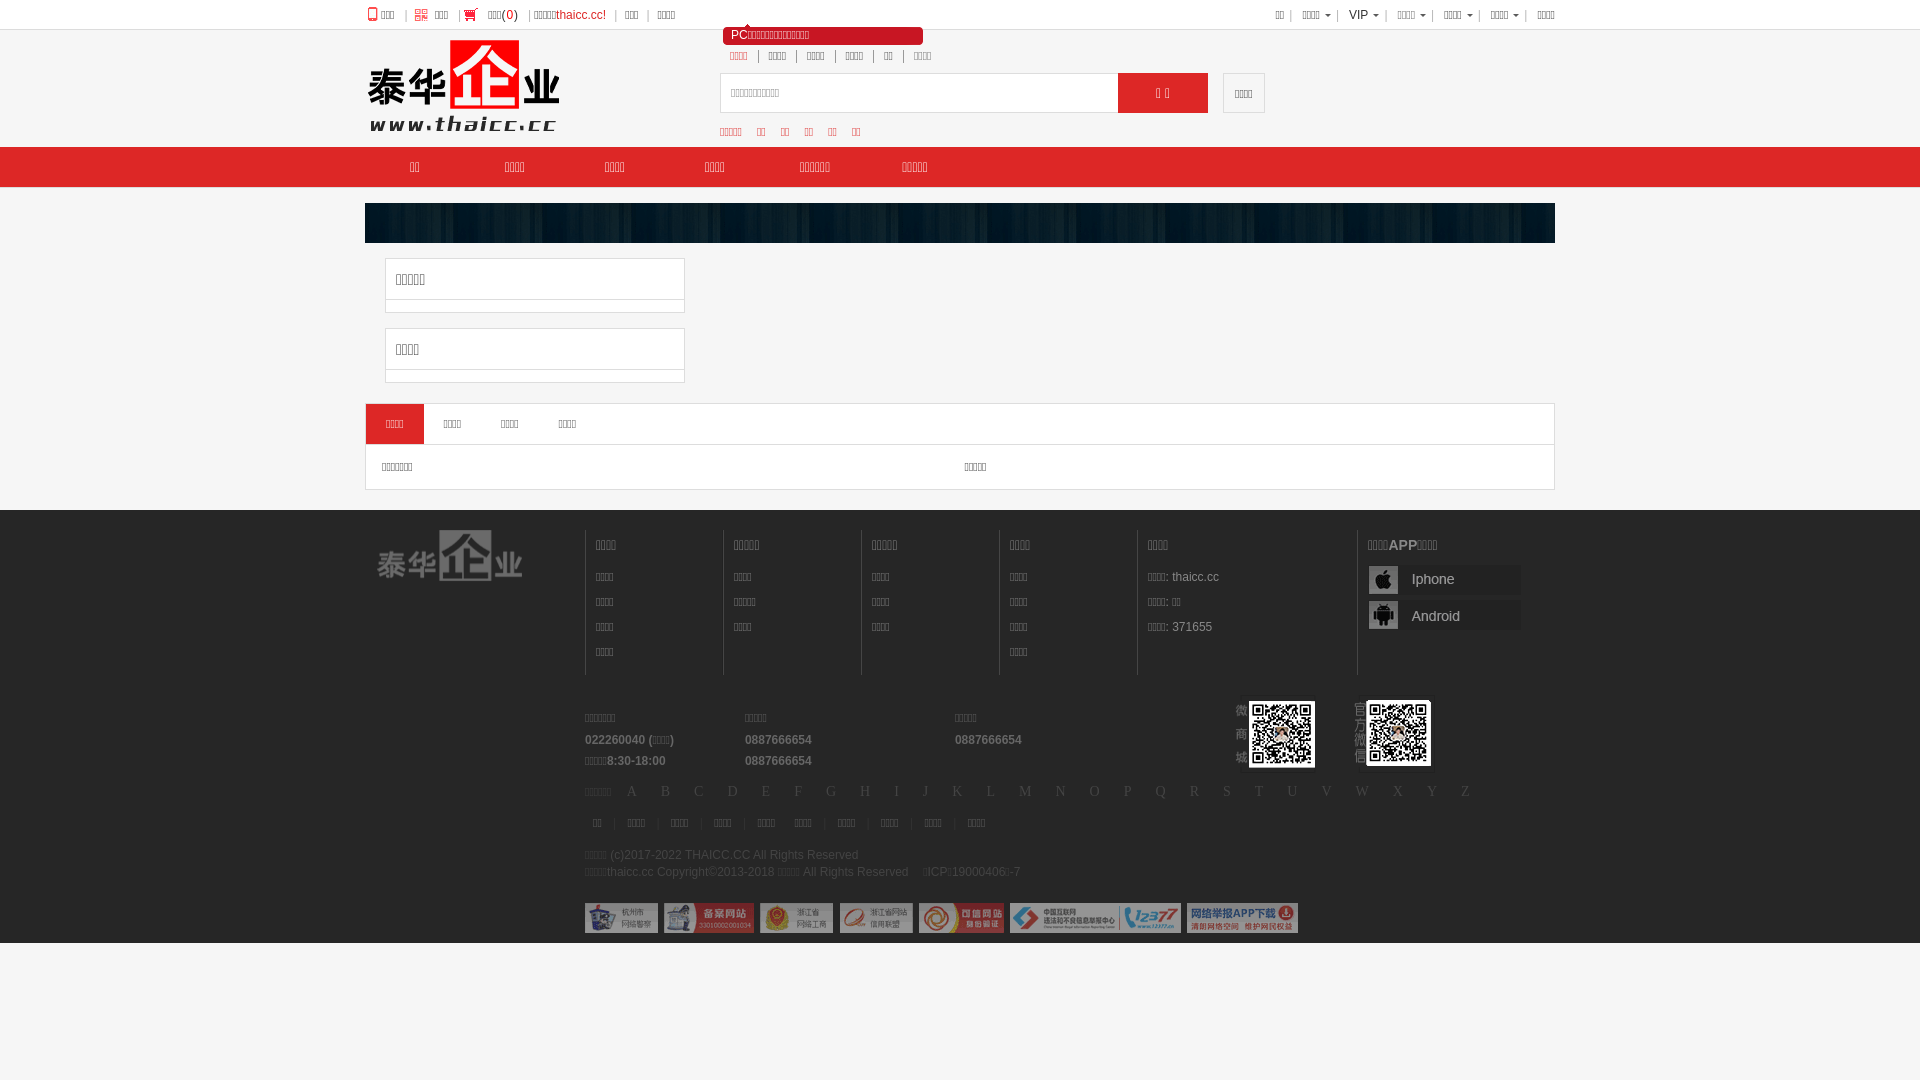 The height and width of the screenshot is (1080, 1920). I want to click on 'Y', so click(1430, 790).